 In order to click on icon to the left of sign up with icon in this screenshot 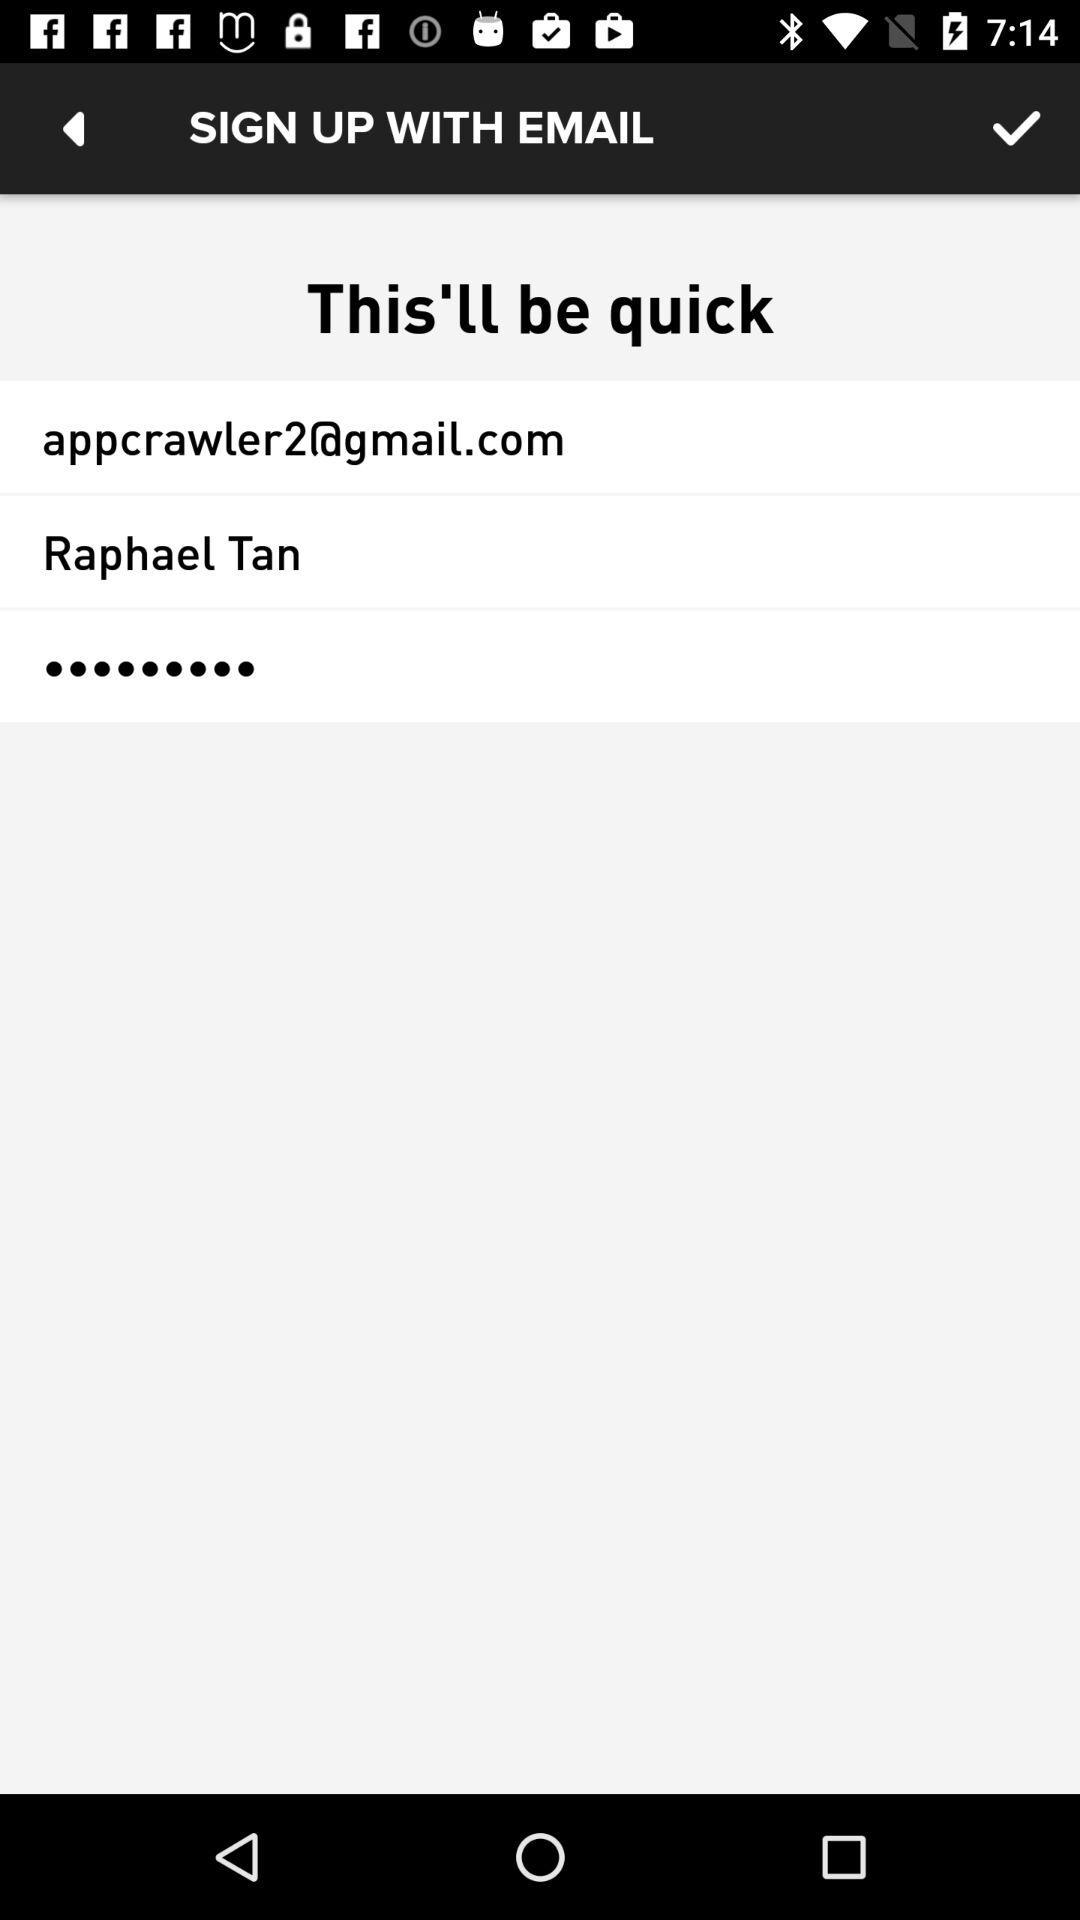, I will do `click(72, 127)`.